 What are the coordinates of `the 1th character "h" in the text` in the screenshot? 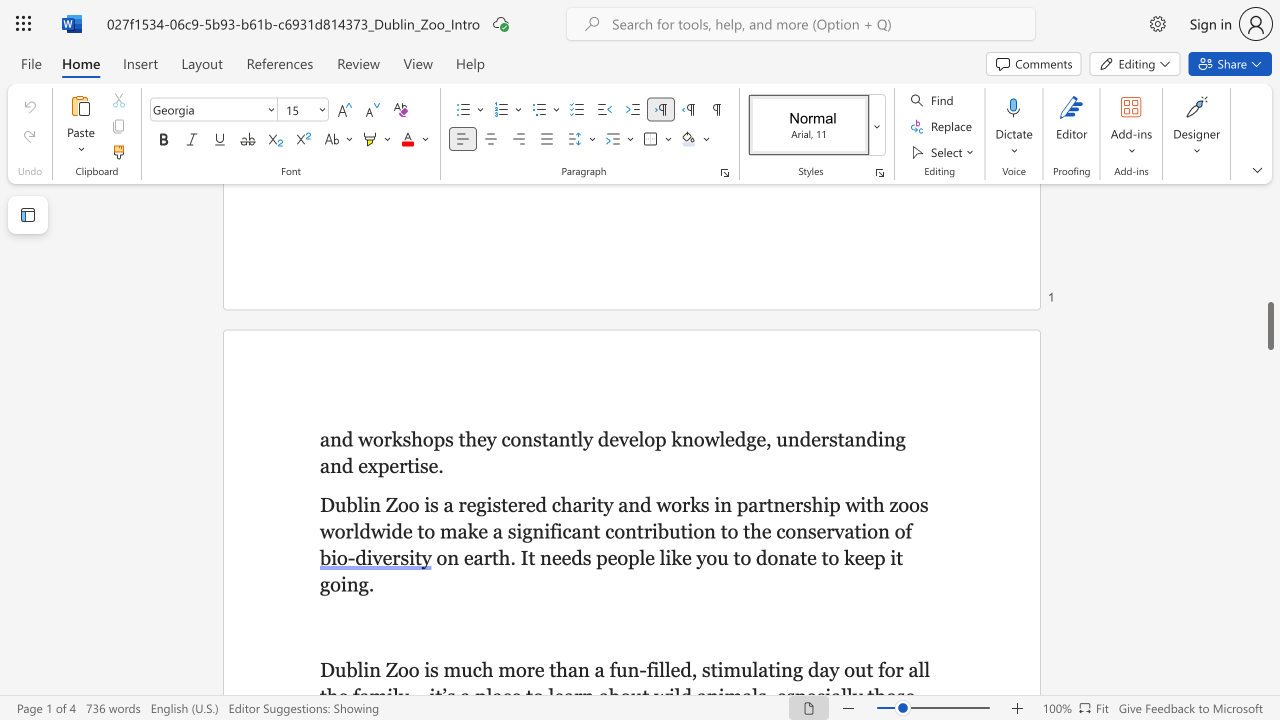 It's located at (565, 503).